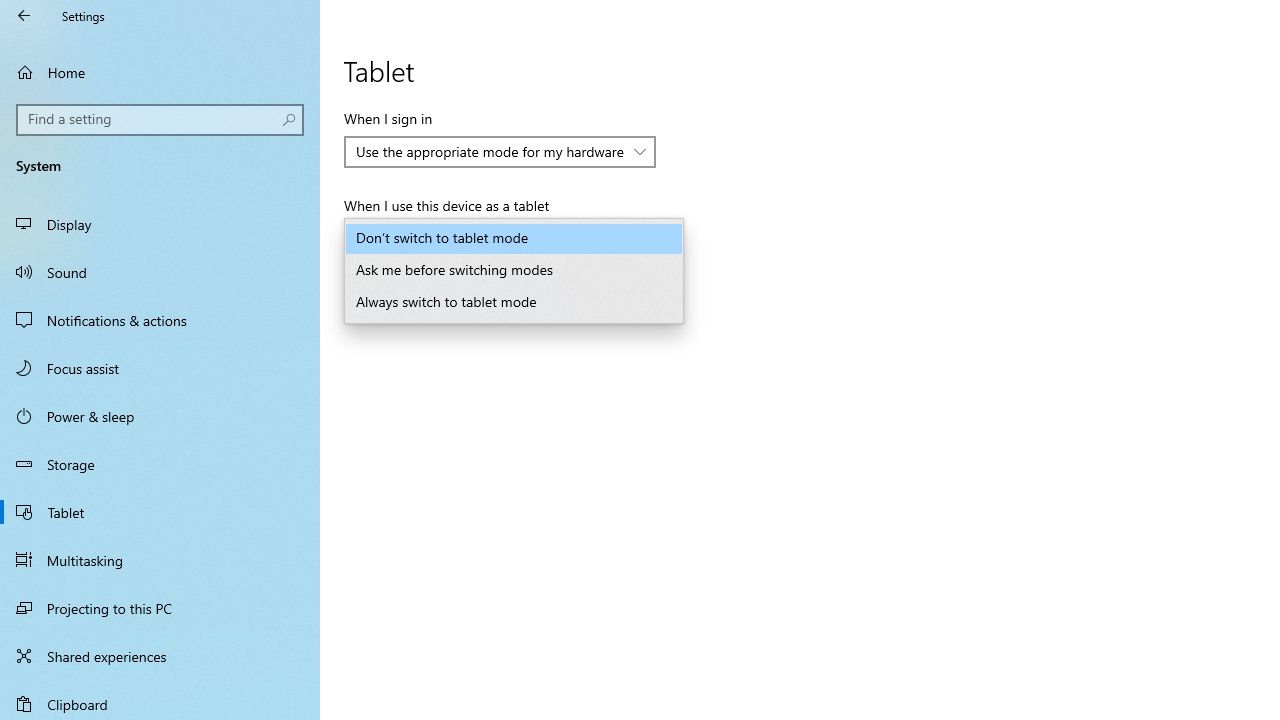  I want to click on 'Back', so click(24, 15).